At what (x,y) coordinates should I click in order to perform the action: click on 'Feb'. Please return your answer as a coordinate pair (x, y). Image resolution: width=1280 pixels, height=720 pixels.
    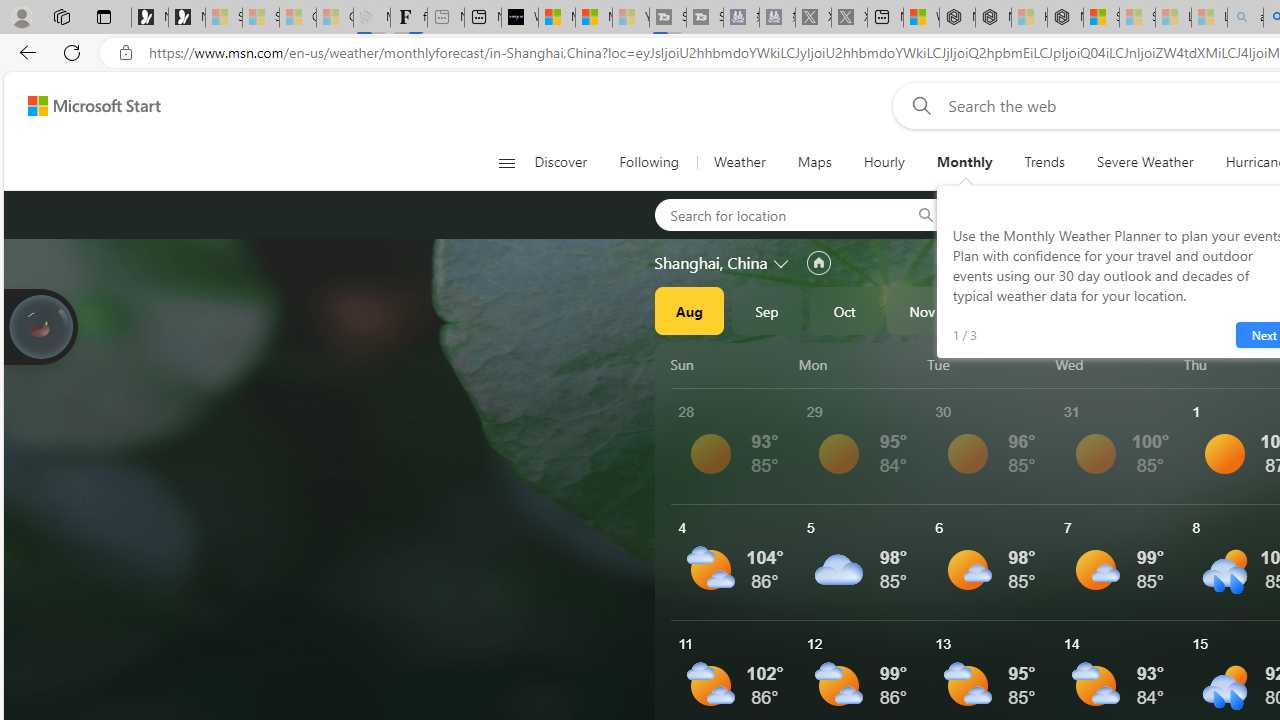
    Looking at the image, I should click on (1155, 311).